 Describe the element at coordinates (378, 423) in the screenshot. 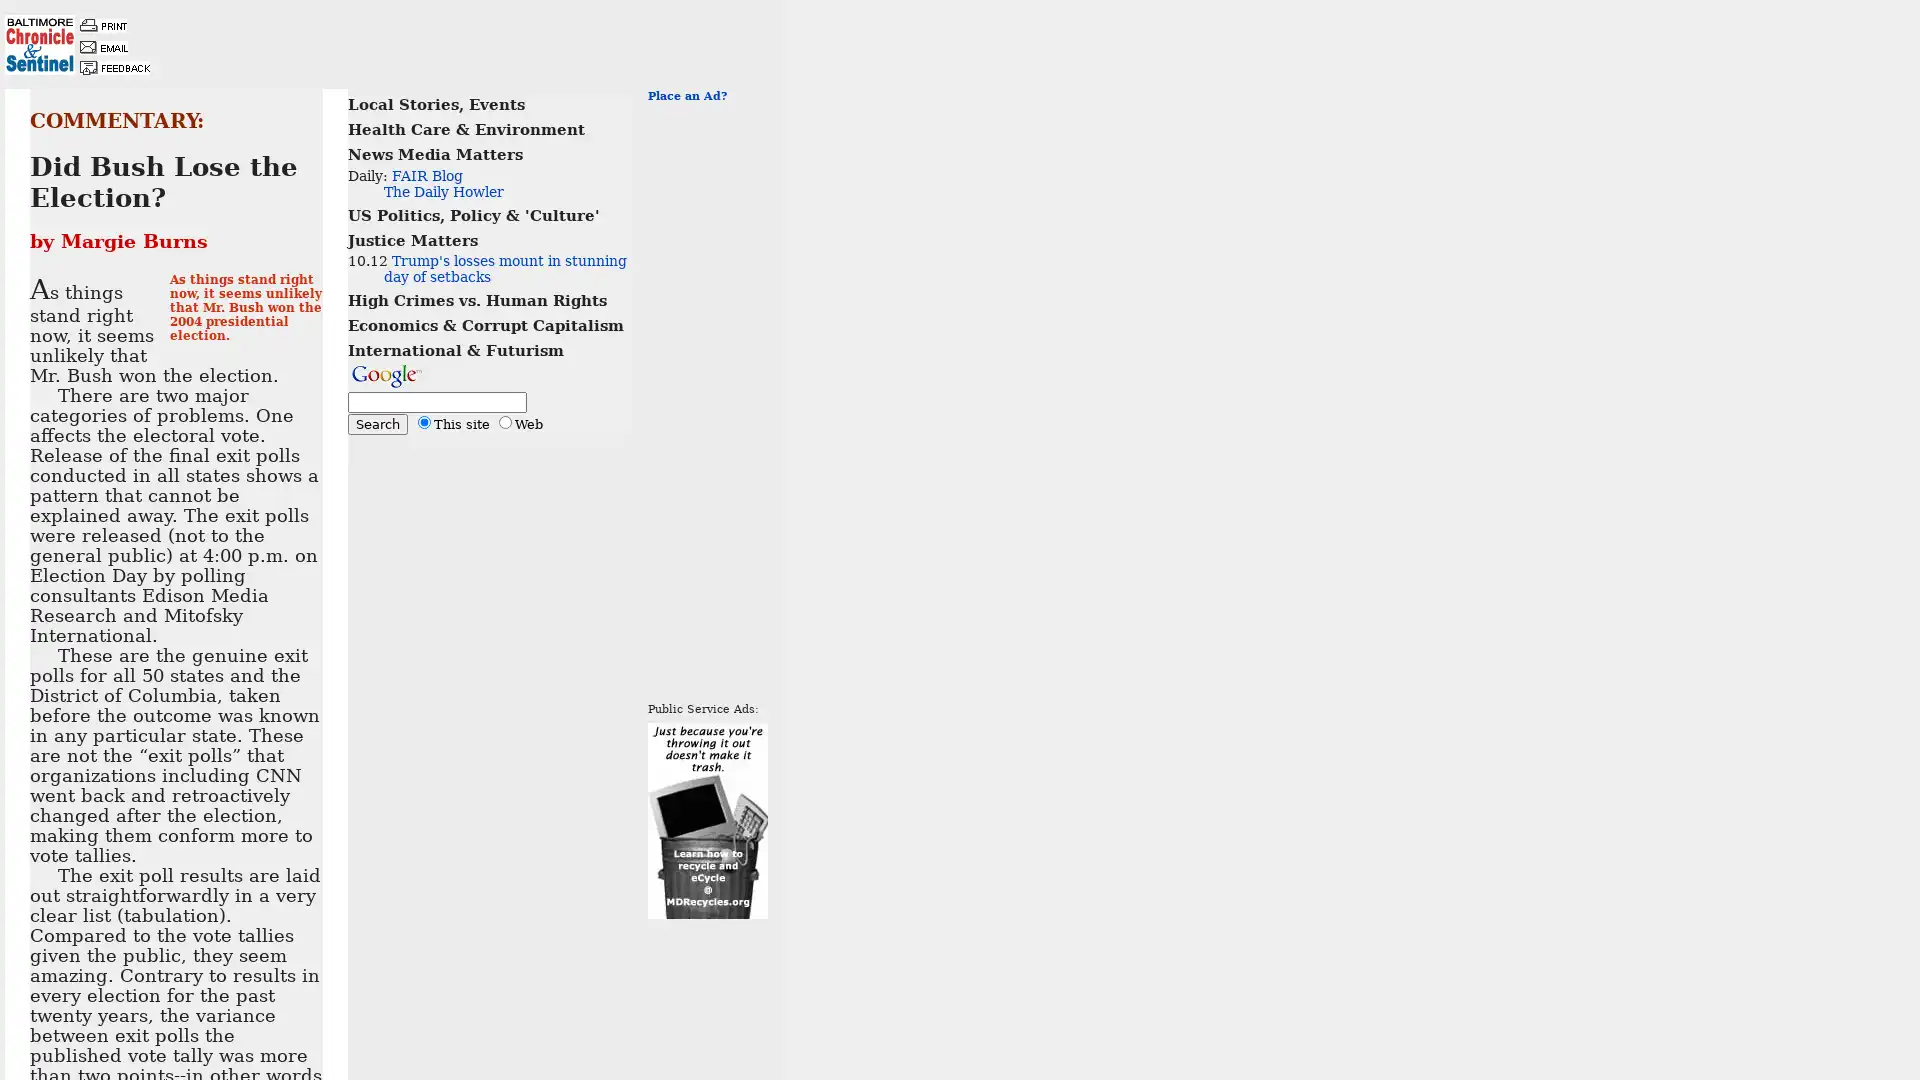

I see `Search` at that location.